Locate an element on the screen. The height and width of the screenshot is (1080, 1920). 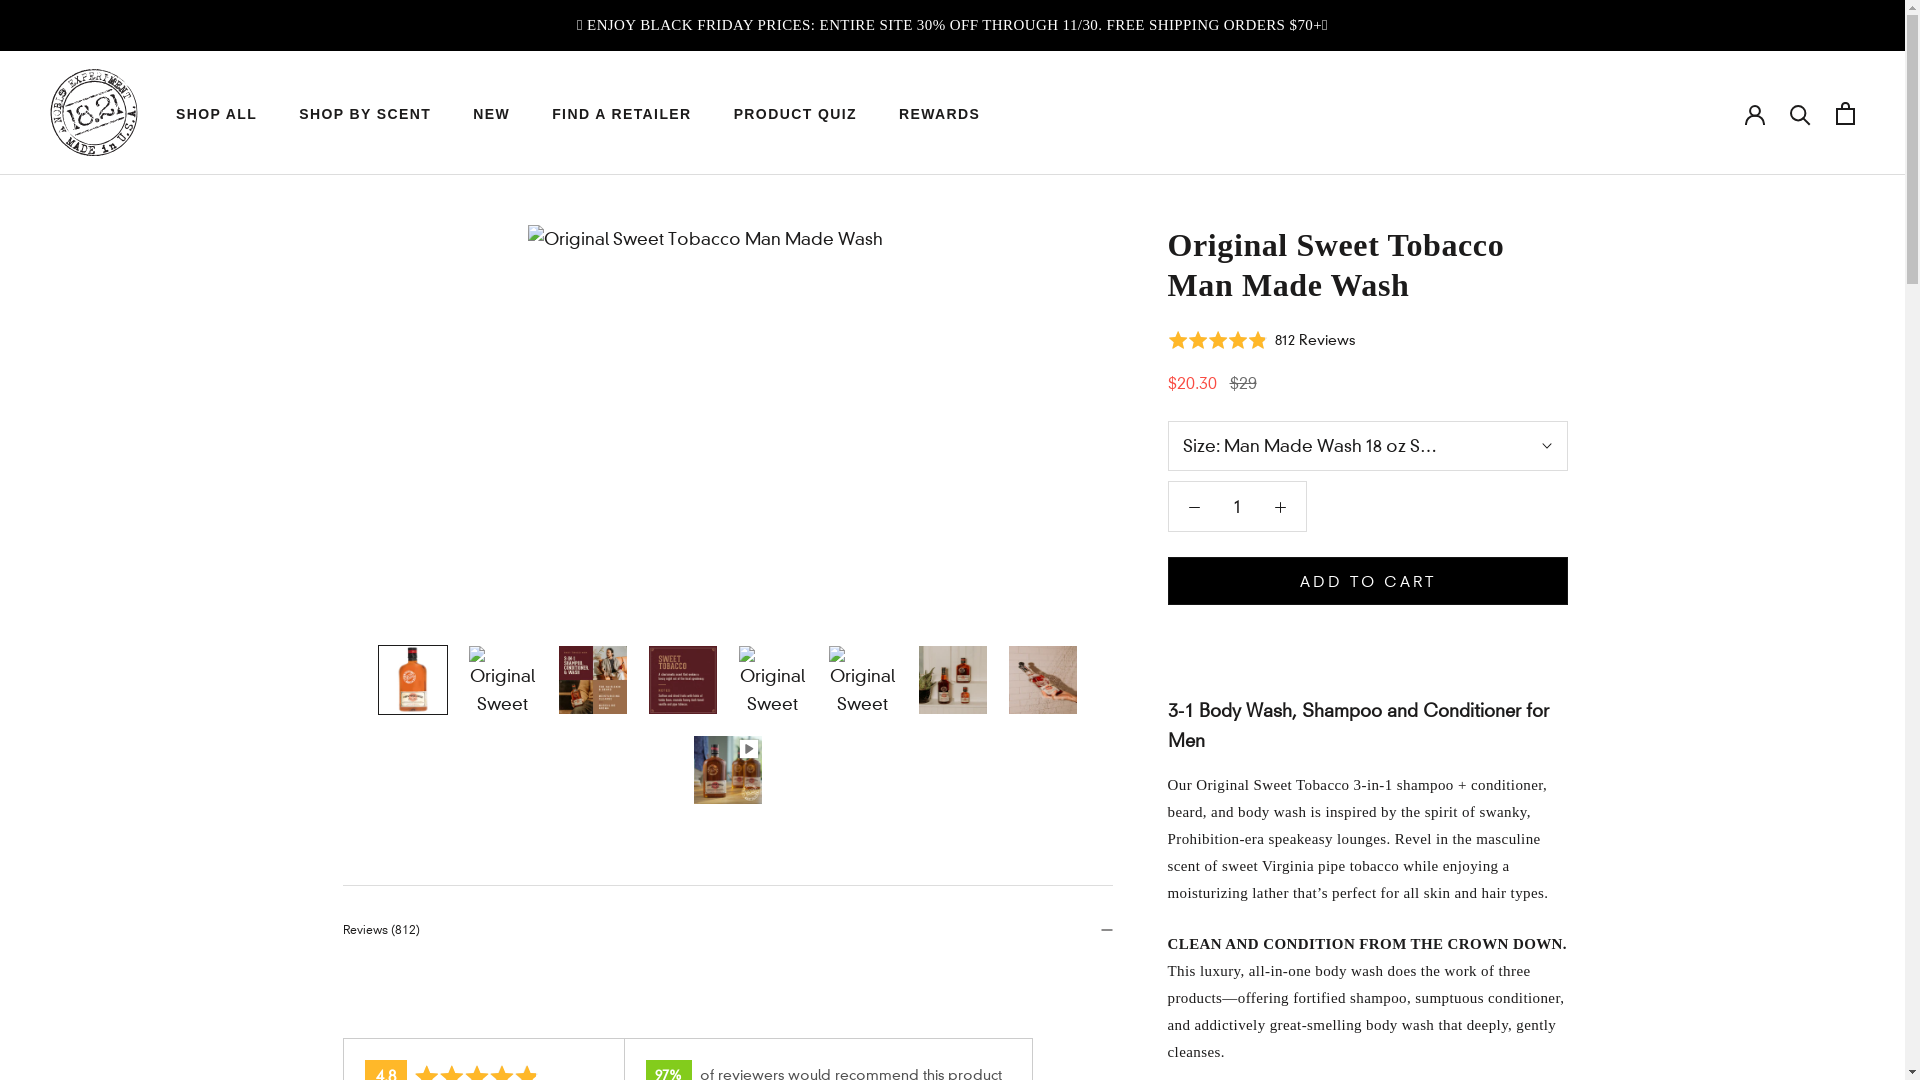
'FIND A RETAILER is located at coordinates (620, 114).